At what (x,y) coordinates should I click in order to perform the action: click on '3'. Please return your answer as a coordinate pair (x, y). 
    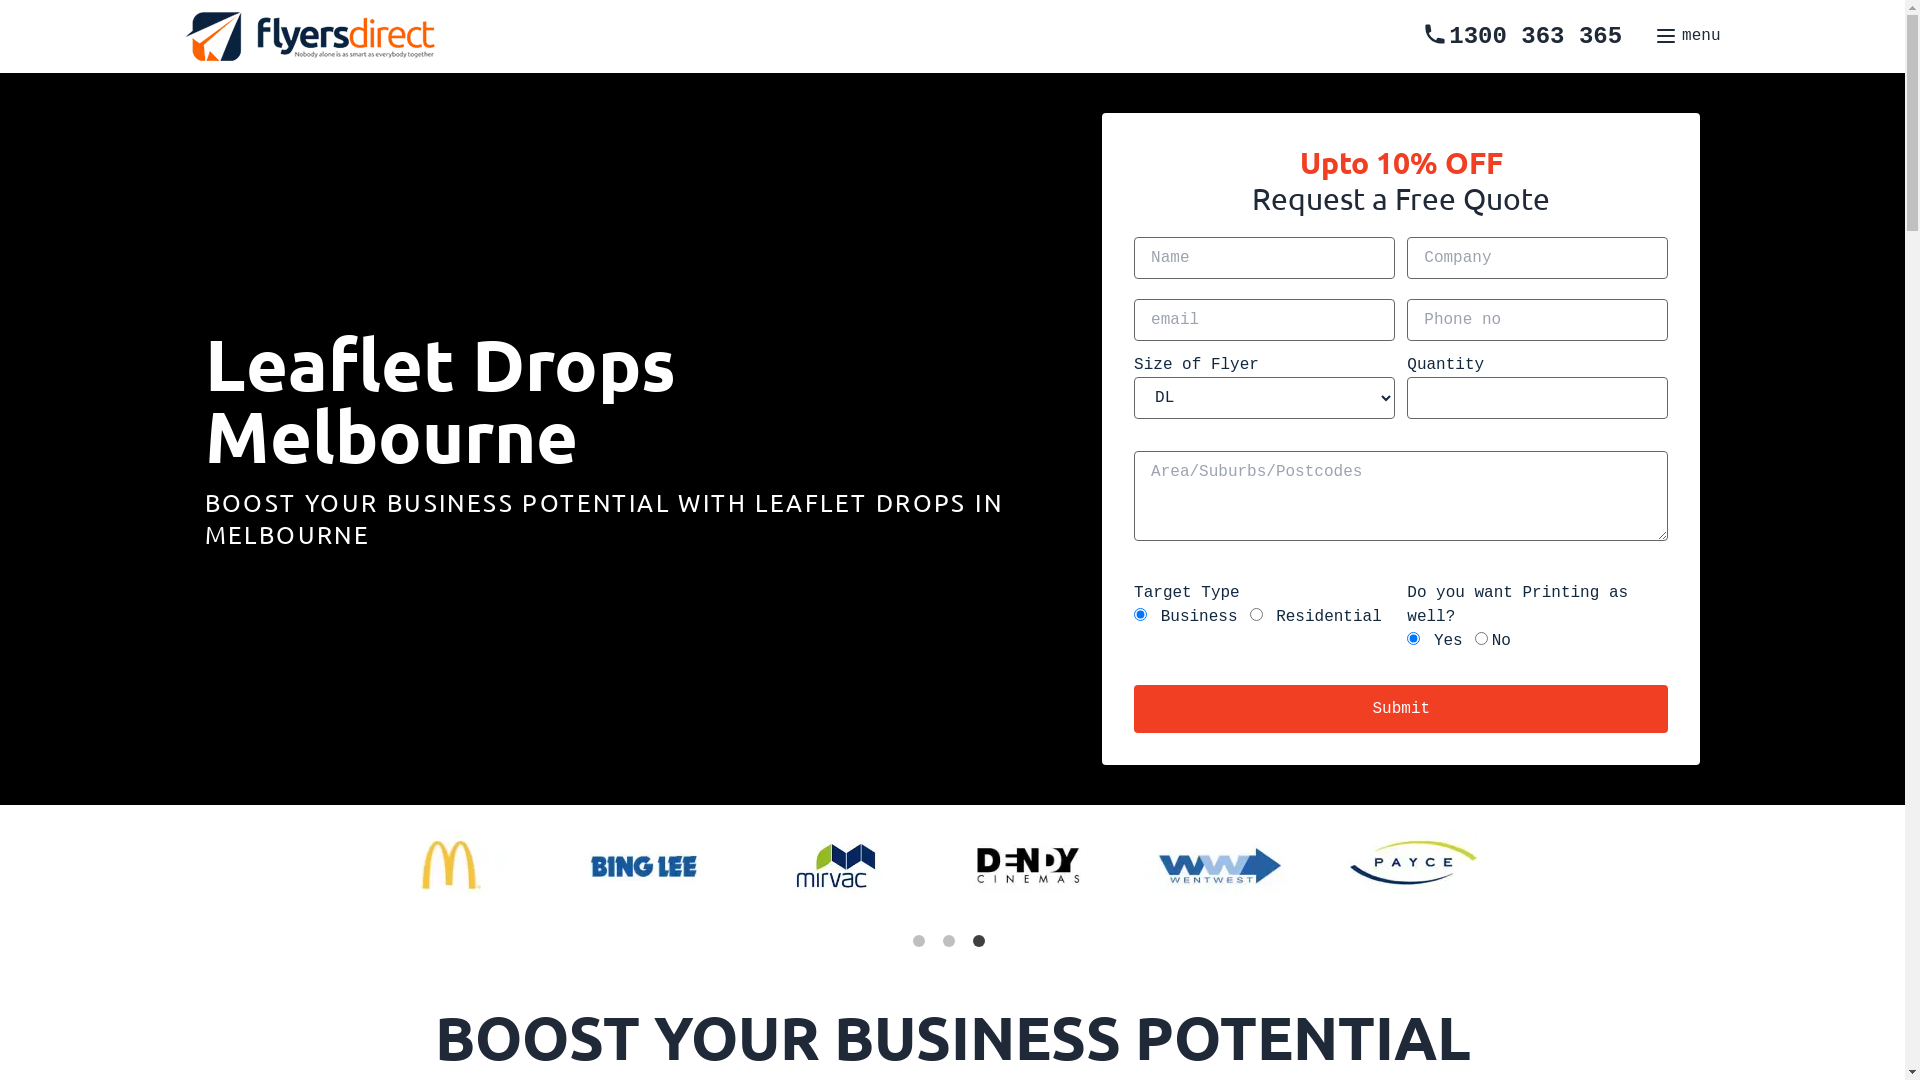
    Looking at the image, I should click on (982, 945).